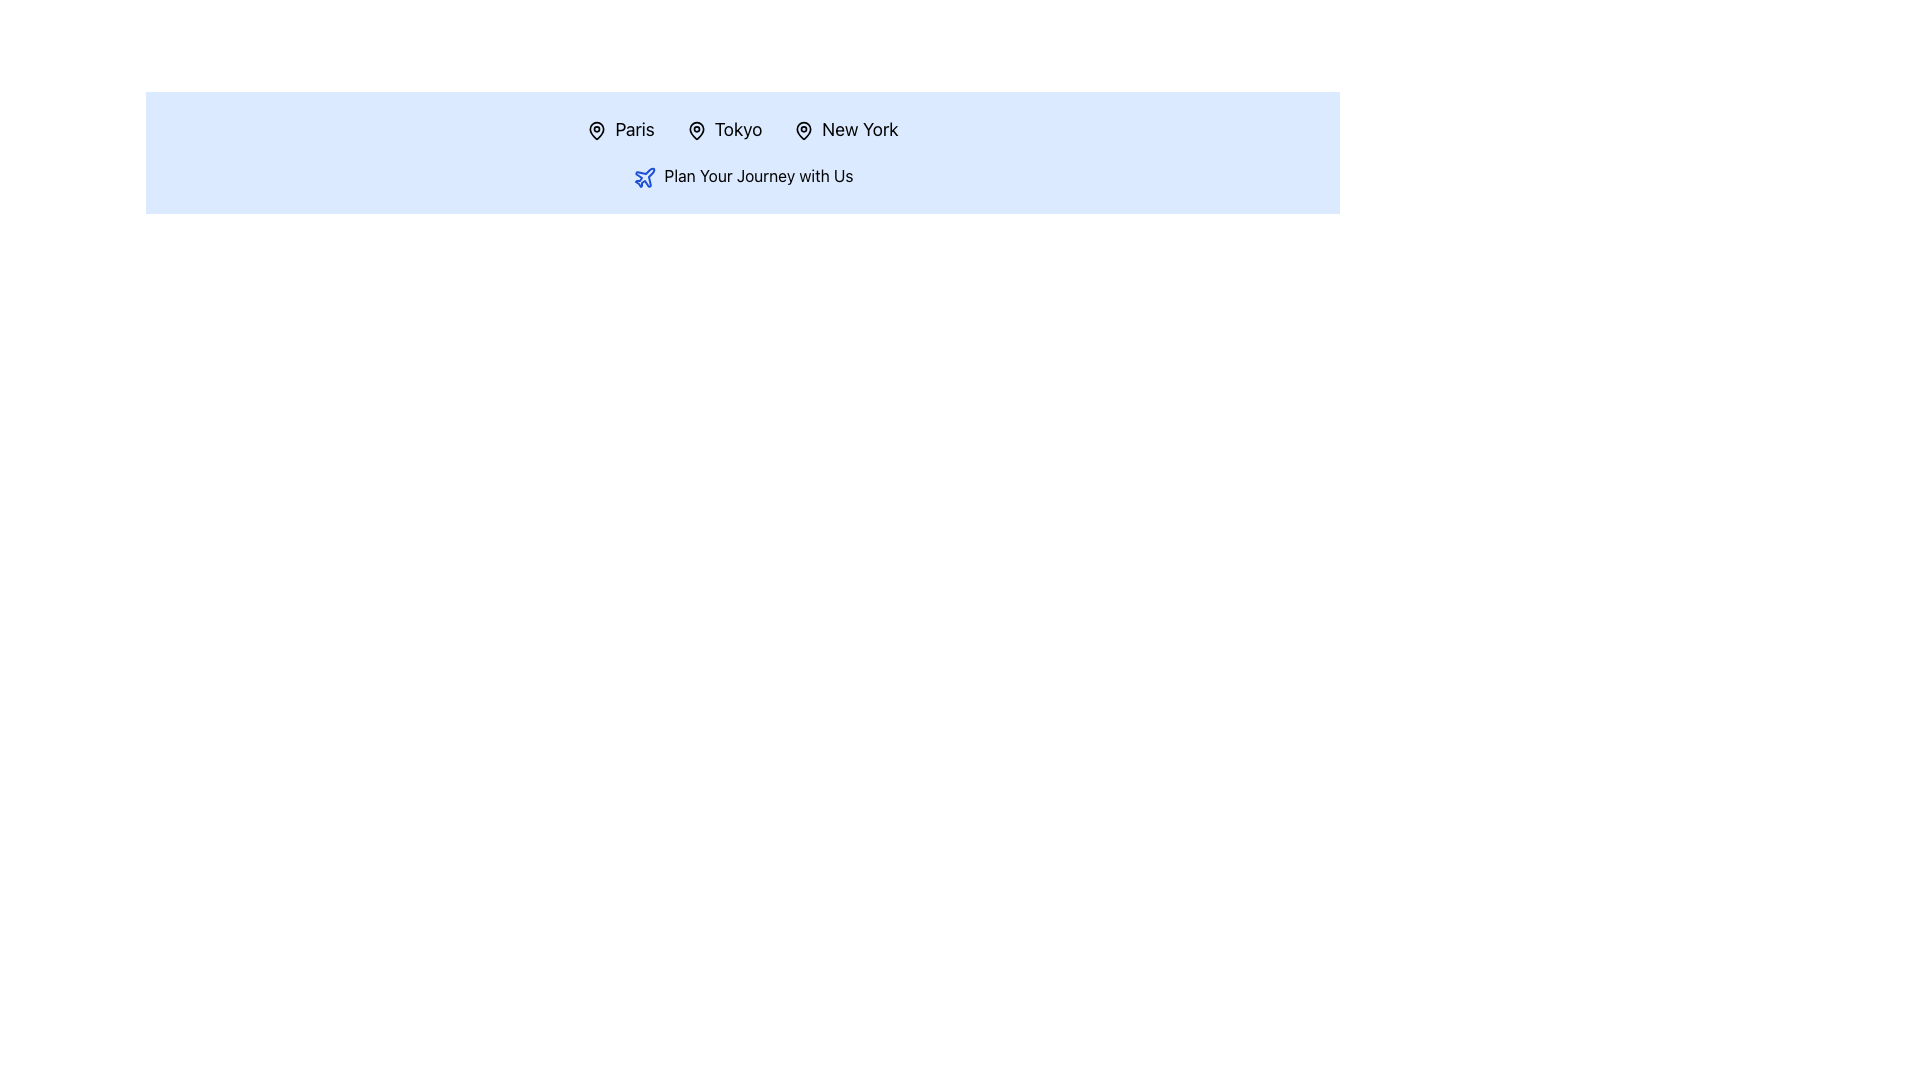 The width and height of the screenshot is (1920, 1080). Describe the element at coordinates (742, 175) in the screenshot. I see `the promotional header element featuring a text label and a decorative plane icon` at that location.